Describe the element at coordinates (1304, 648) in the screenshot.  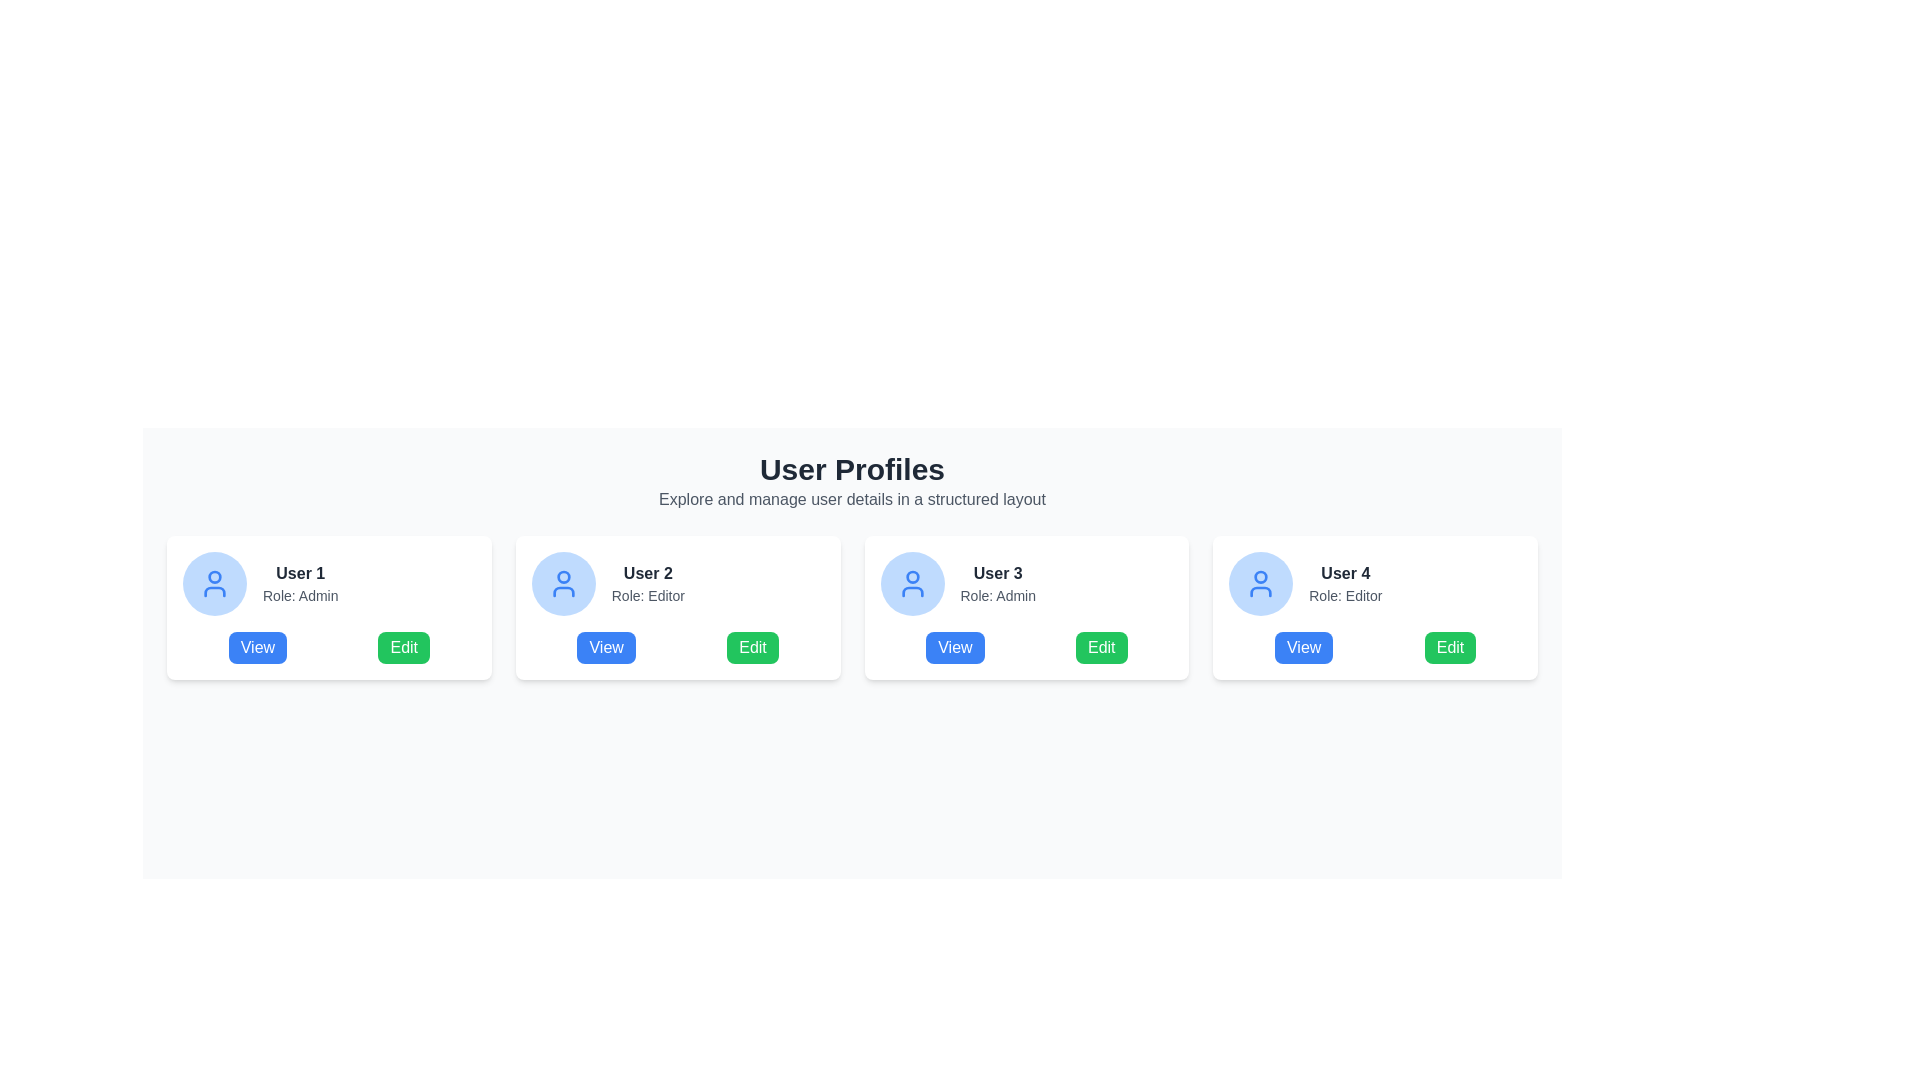
I see `the rounded rectangular button with a blue background and white text reading 'View'` at that location.